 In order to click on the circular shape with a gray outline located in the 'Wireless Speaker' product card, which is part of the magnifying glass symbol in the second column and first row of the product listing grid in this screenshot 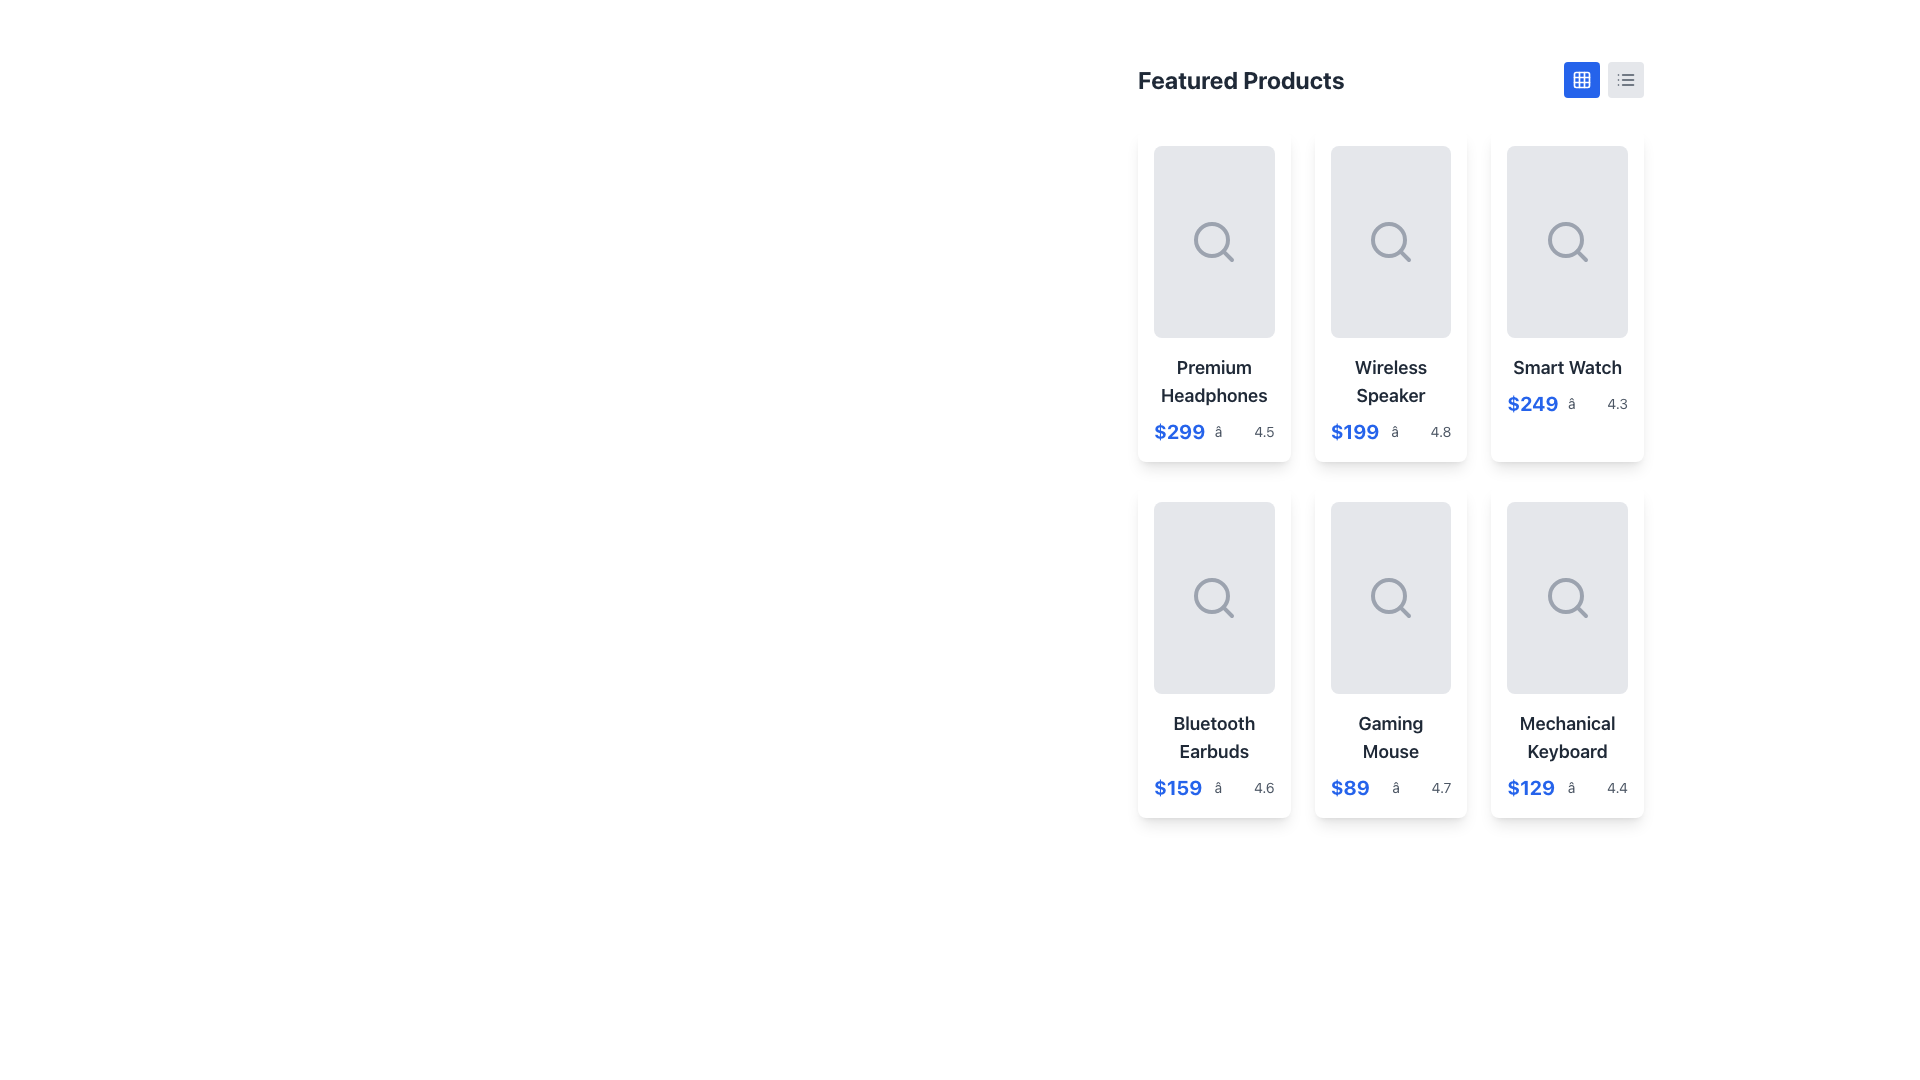, I will do `click(1387, 238)`.